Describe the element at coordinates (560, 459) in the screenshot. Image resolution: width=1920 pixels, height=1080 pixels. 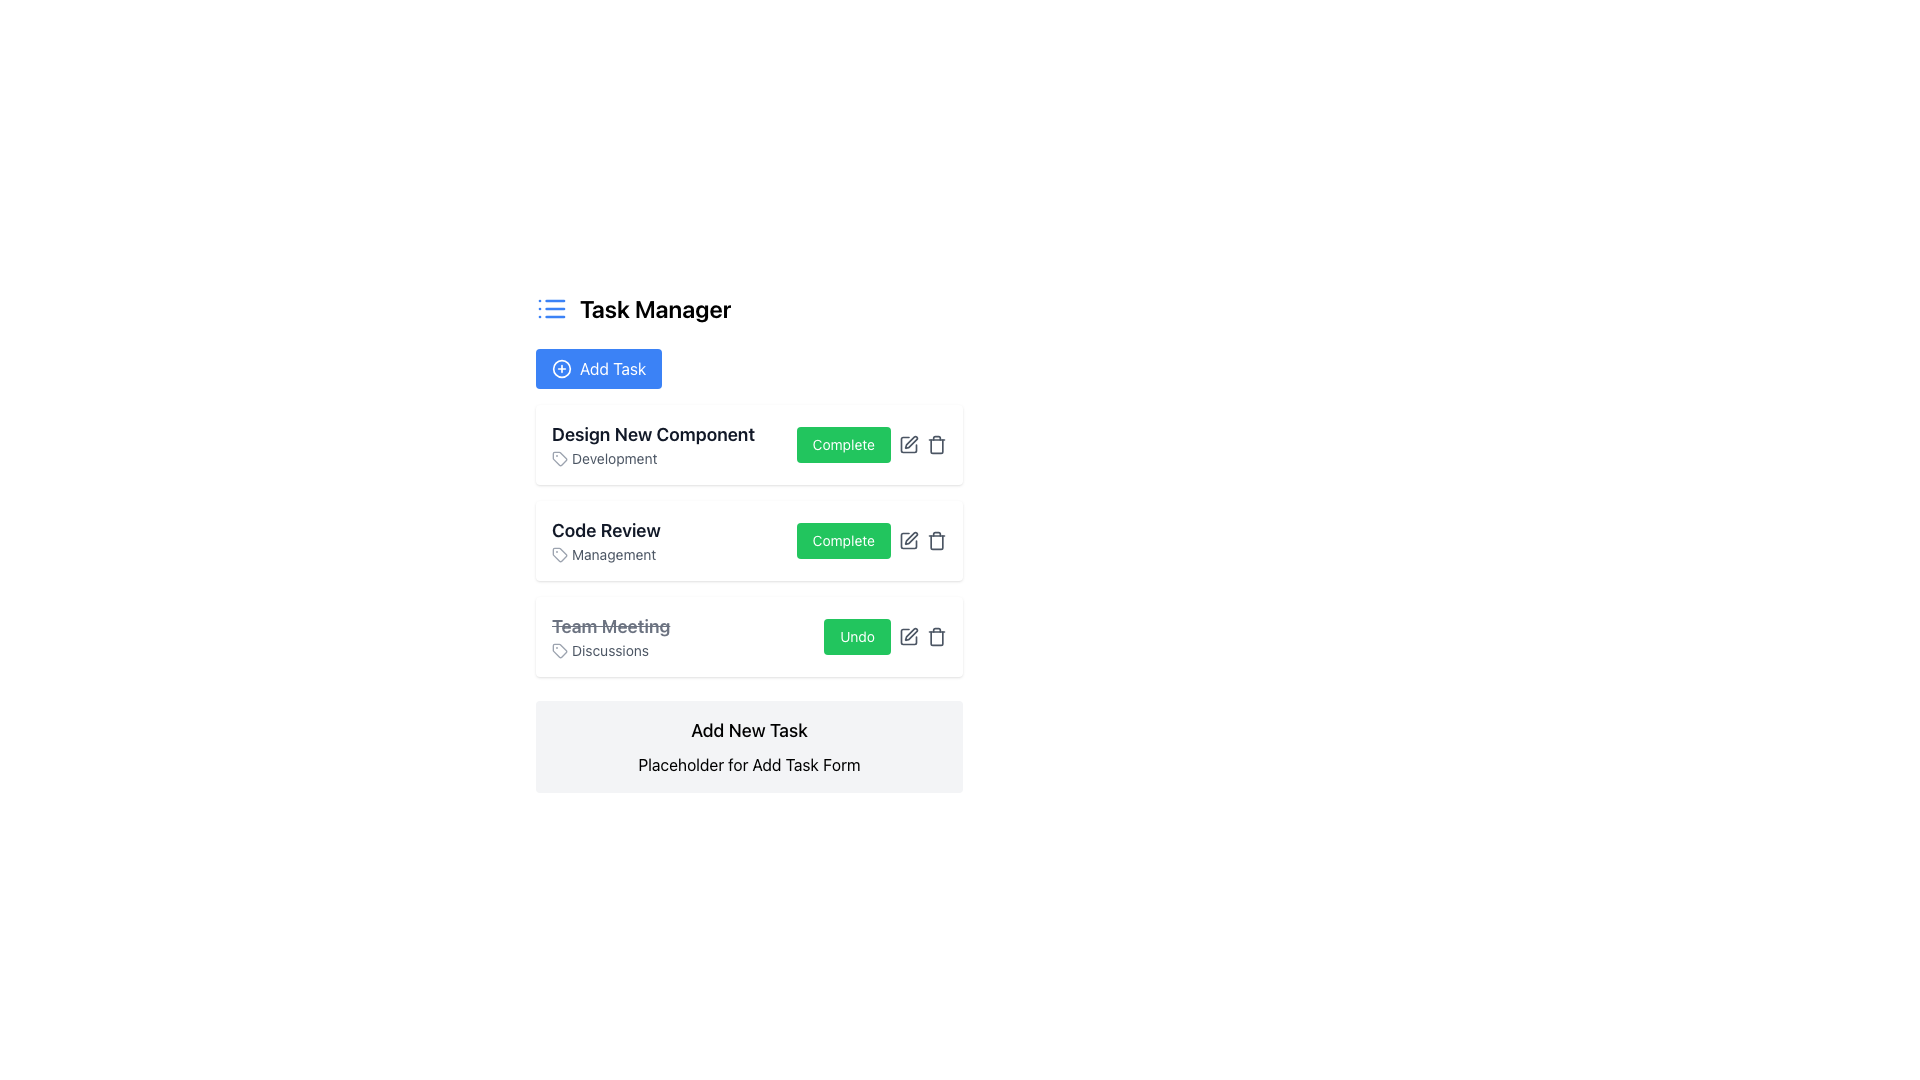
I see `the Tag Icon located at the leftmost side of the 'Development' label within the task entry 'Design New Component'` at that location.